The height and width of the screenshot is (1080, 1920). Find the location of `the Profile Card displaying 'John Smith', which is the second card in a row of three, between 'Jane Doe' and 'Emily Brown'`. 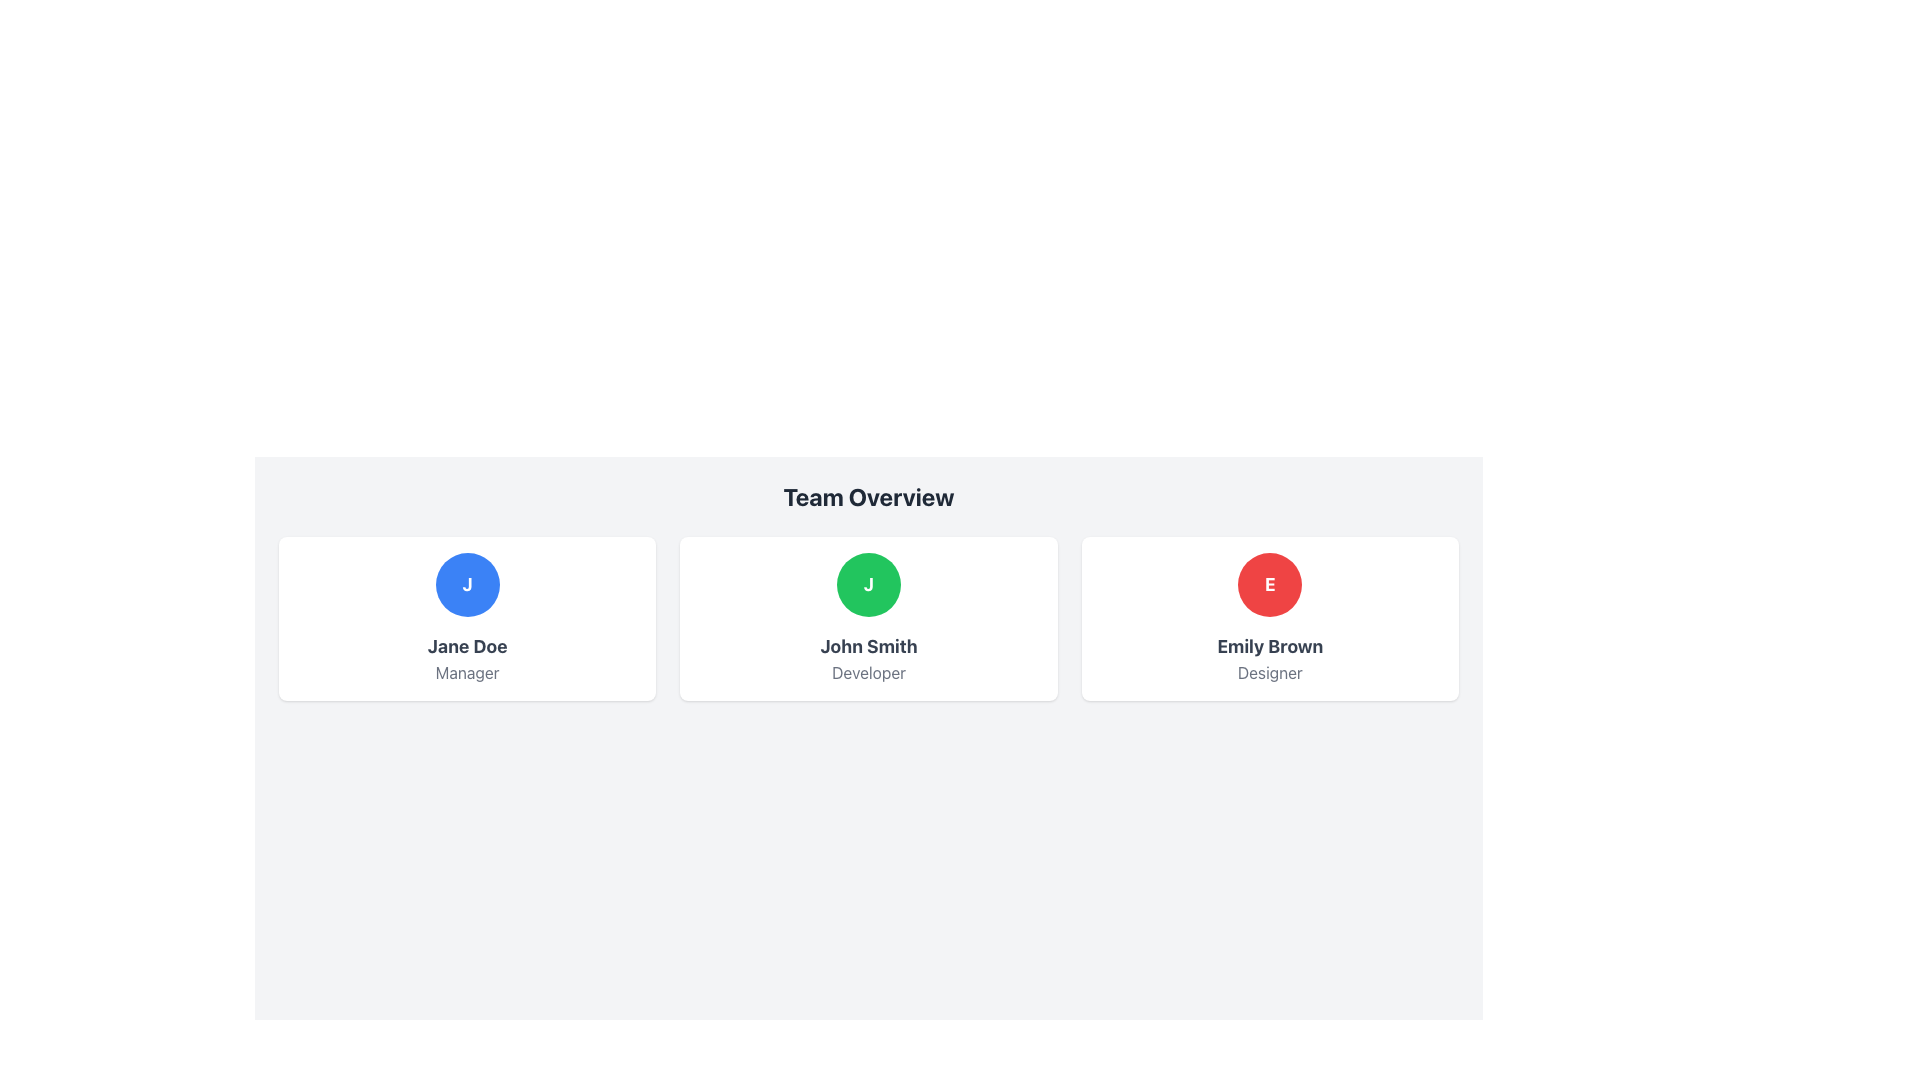

the Profile Card displaying 'John Smith', which is the second card in a row of three, between 'Jane Doe' and 'Emily Brown' is located at coordinates (868, 617).